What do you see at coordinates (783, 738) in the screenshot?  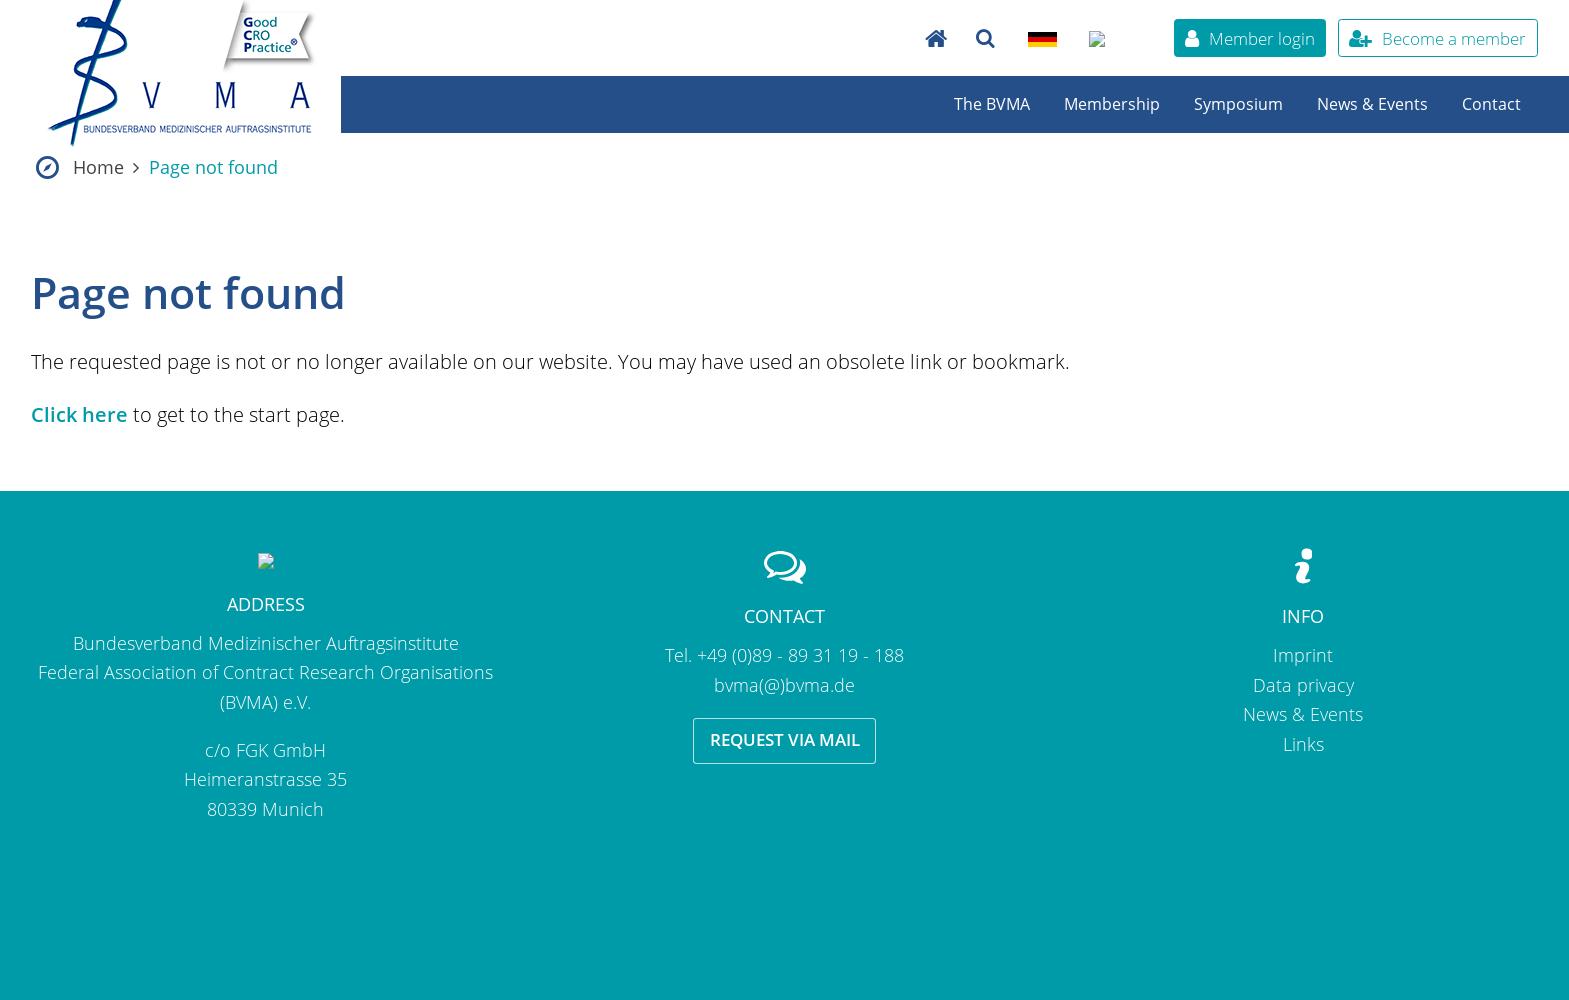 I see `'Request via mail'` at bounding box center [783, 738].